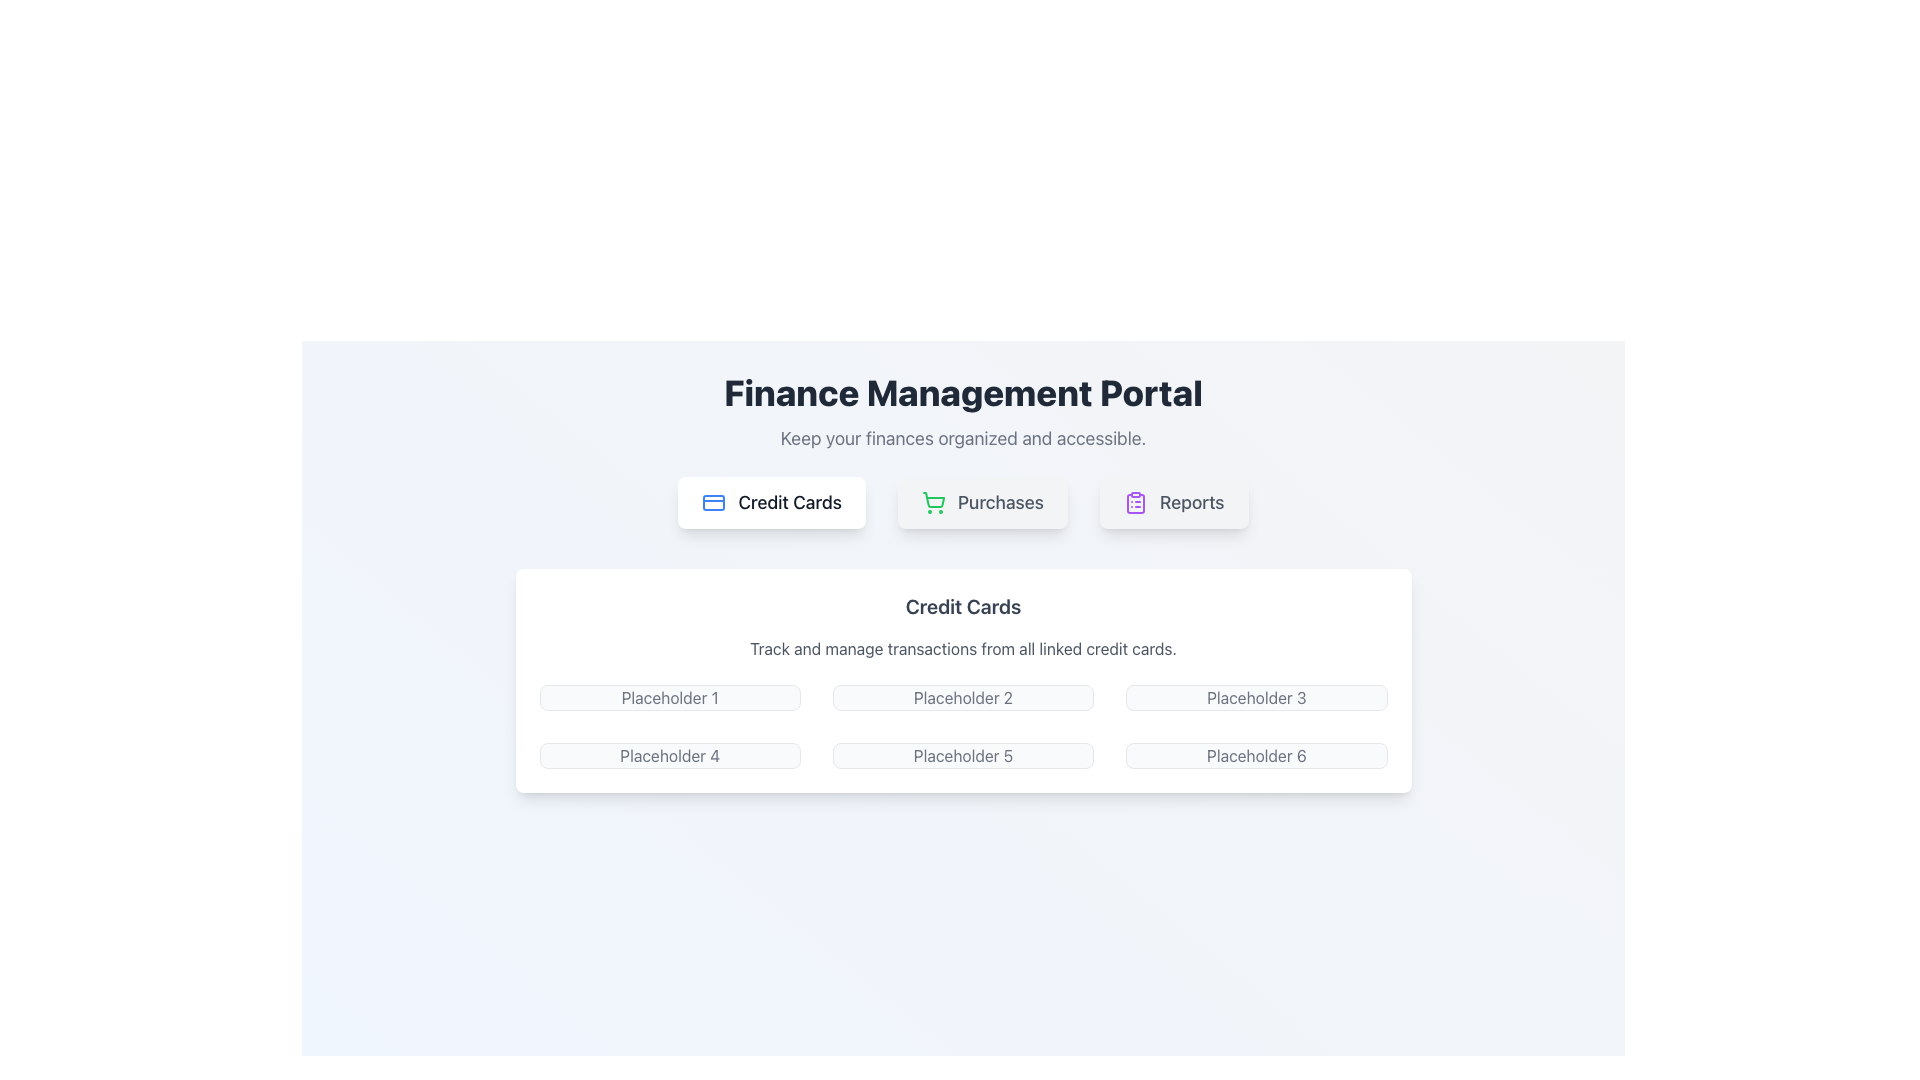  I want to click on the second placeholder box in a grid of six, so click(963, 697).